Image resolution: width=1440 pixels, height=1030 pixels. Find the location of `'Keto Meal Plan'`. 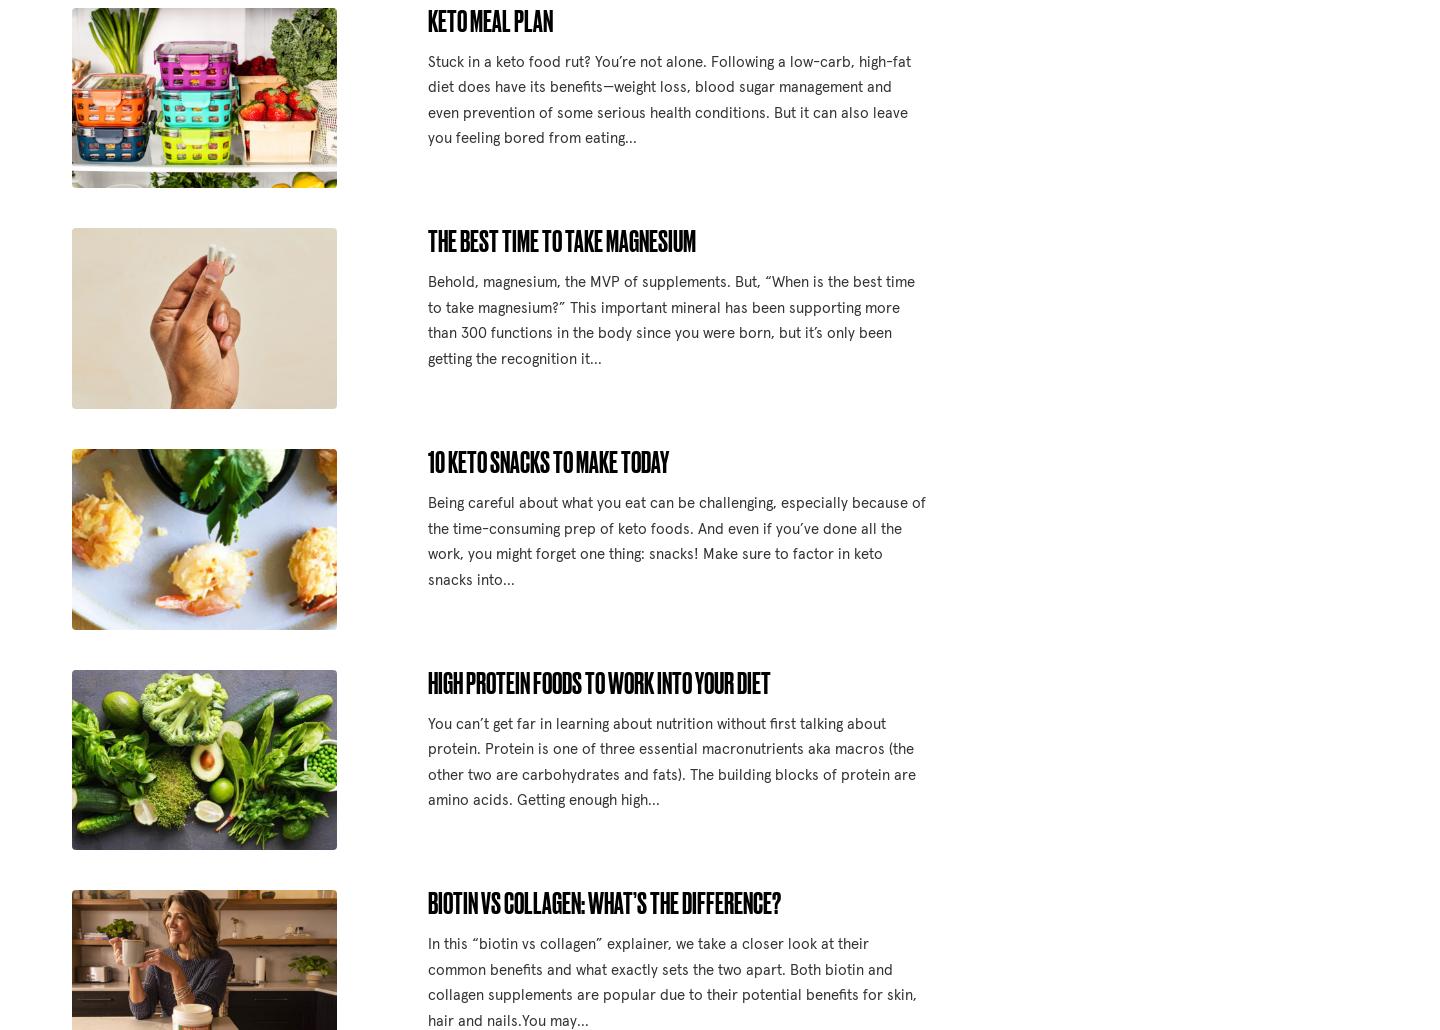

'Keto Meal Plan' is located at coordinates (488, 19).